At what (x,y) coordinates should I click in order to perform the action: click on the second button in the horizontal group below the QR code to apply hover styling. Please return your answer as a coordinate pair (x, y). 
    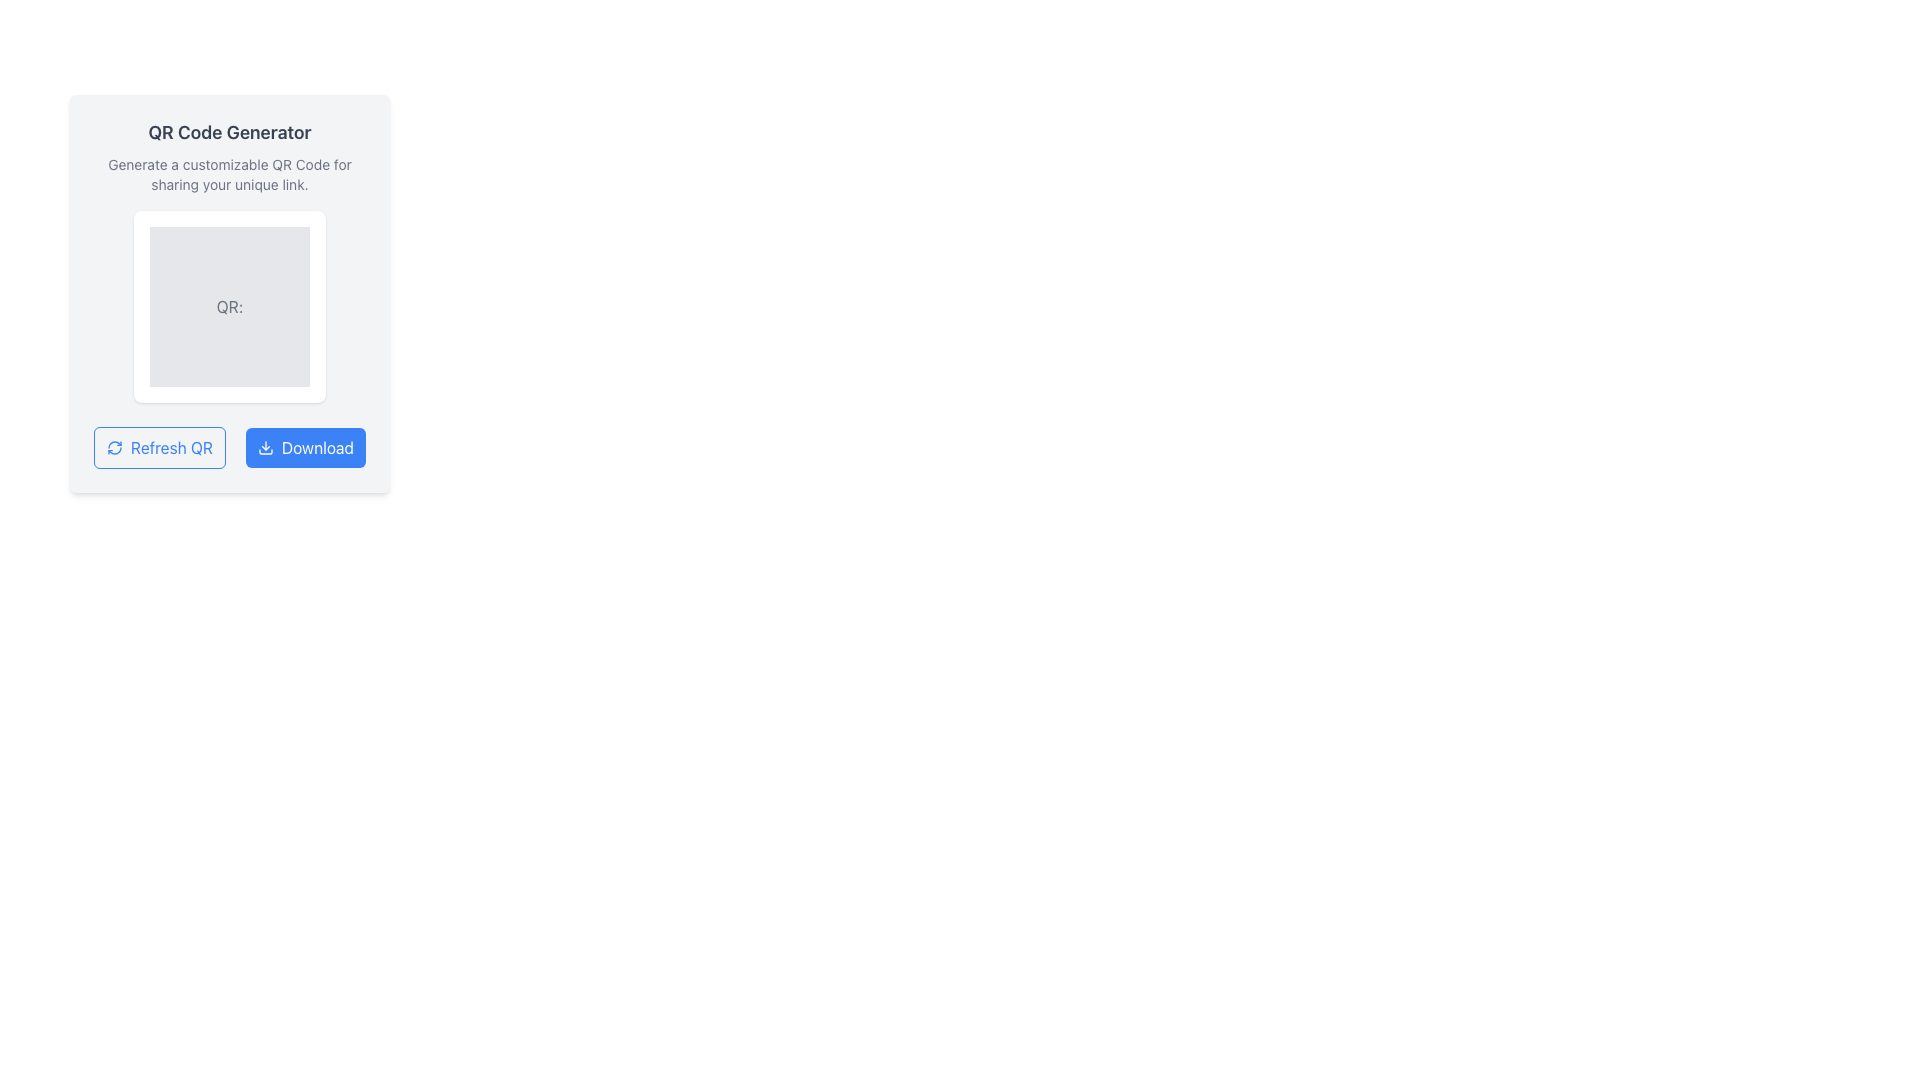
    Looking at the image, I should click on (304, 446).